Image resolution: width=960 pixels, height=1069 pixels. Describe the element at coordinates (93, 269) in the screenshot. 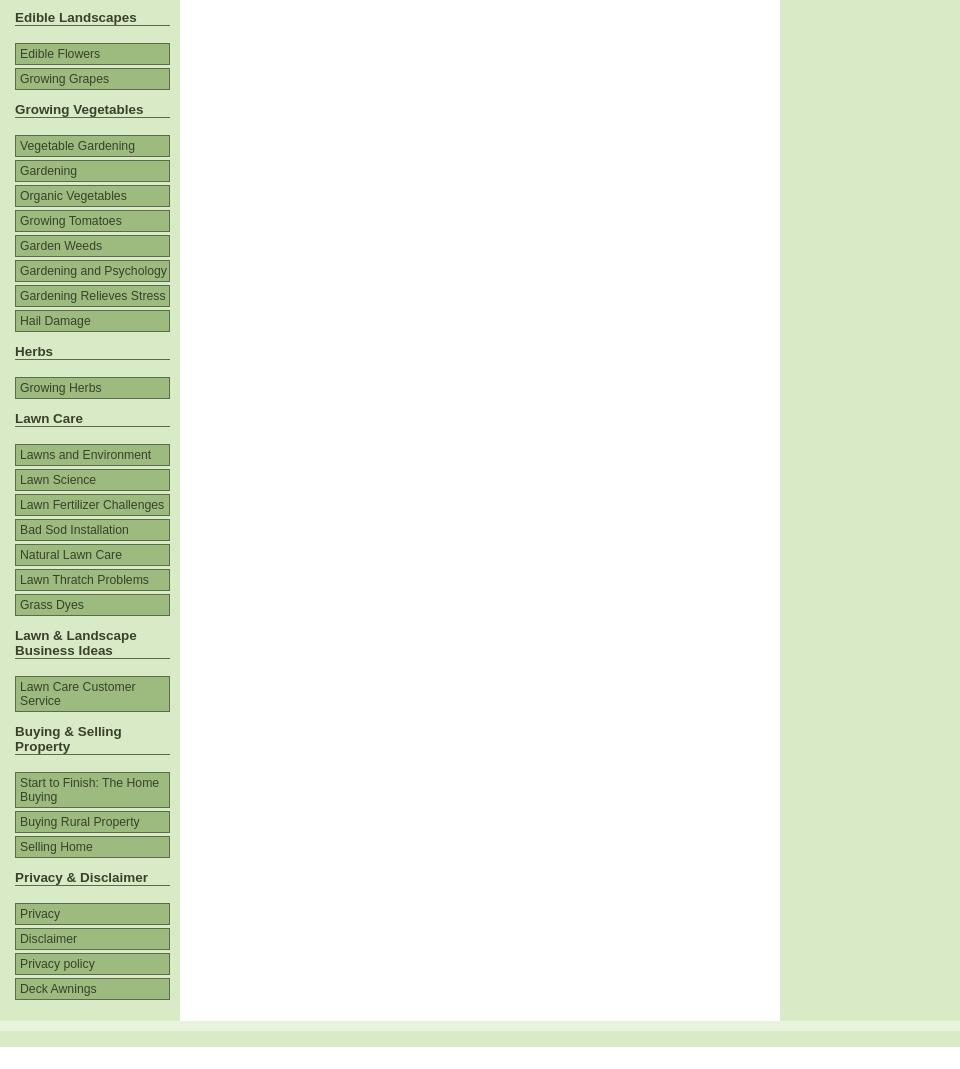

I see `'Gardening and Psychology'` at that location.